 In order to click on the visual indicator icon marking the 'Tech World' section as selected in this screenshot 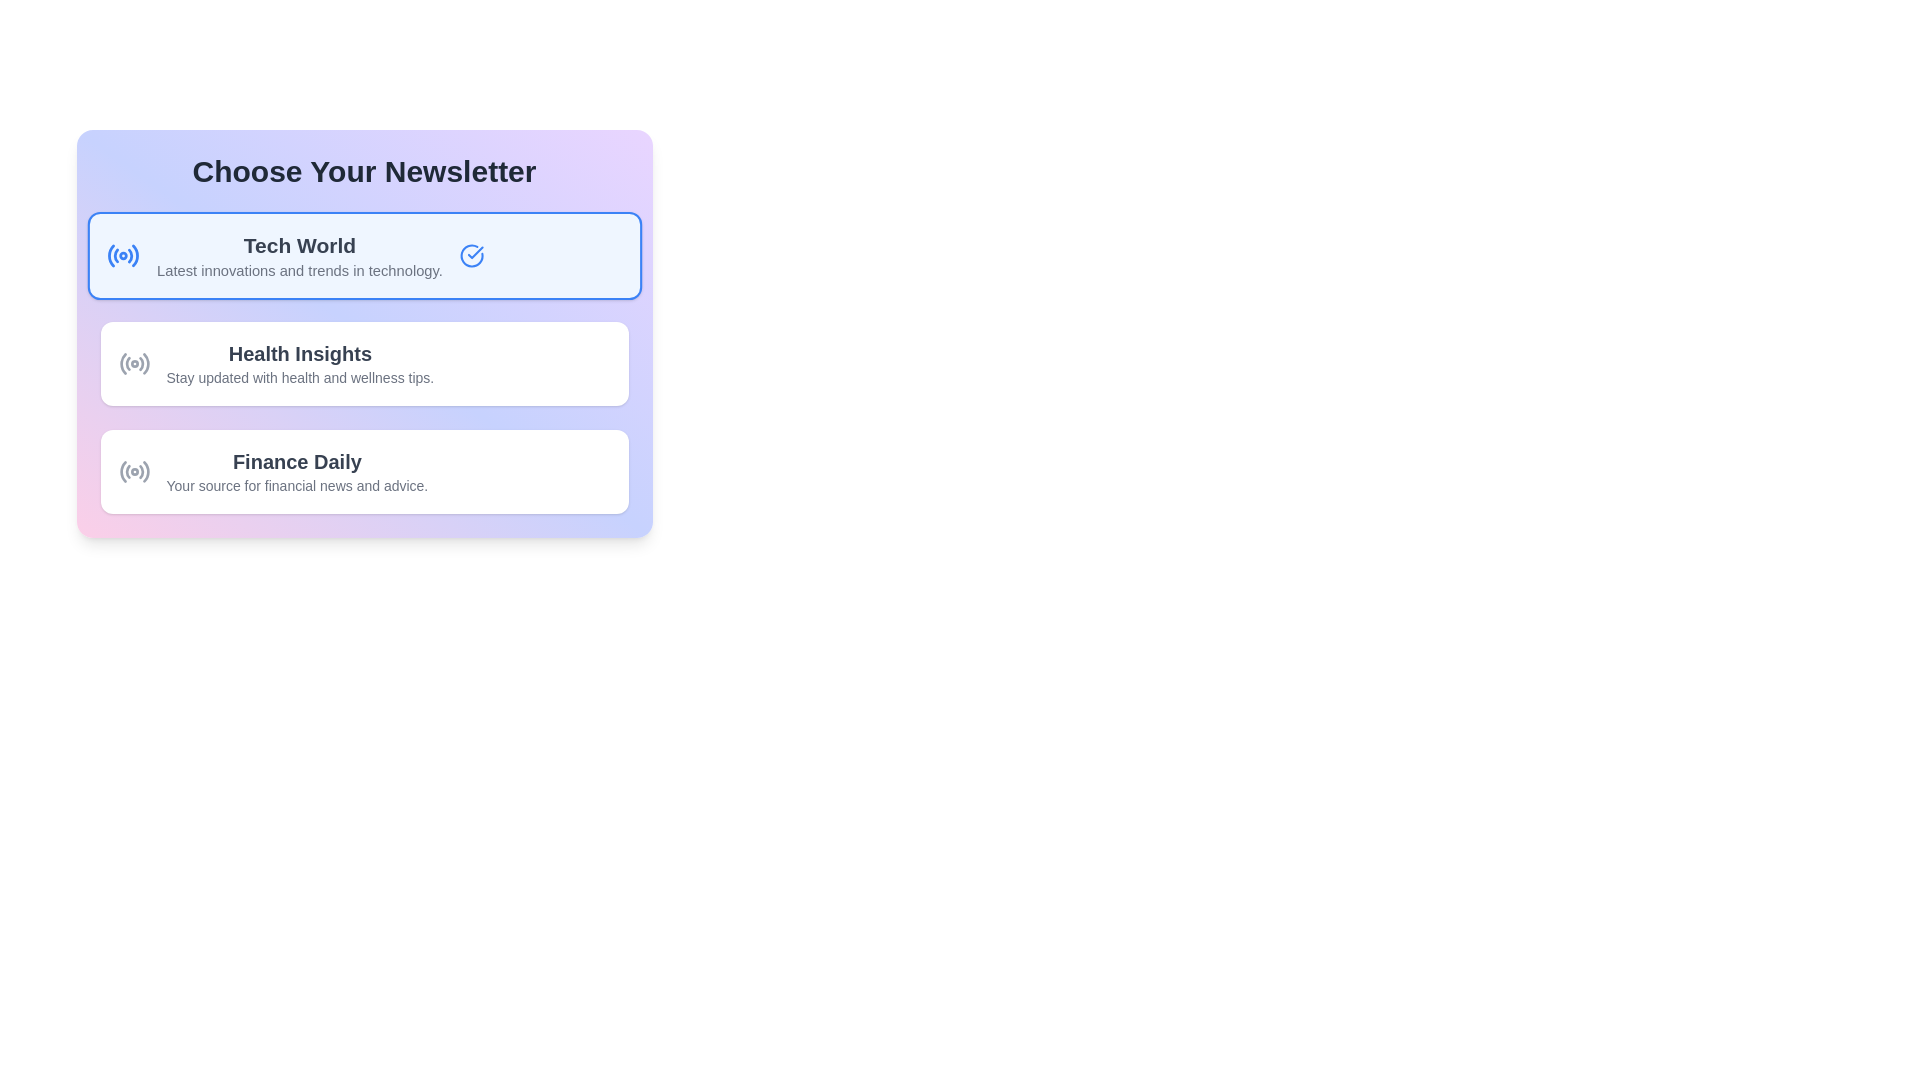, I will do `click(470, 254)`.